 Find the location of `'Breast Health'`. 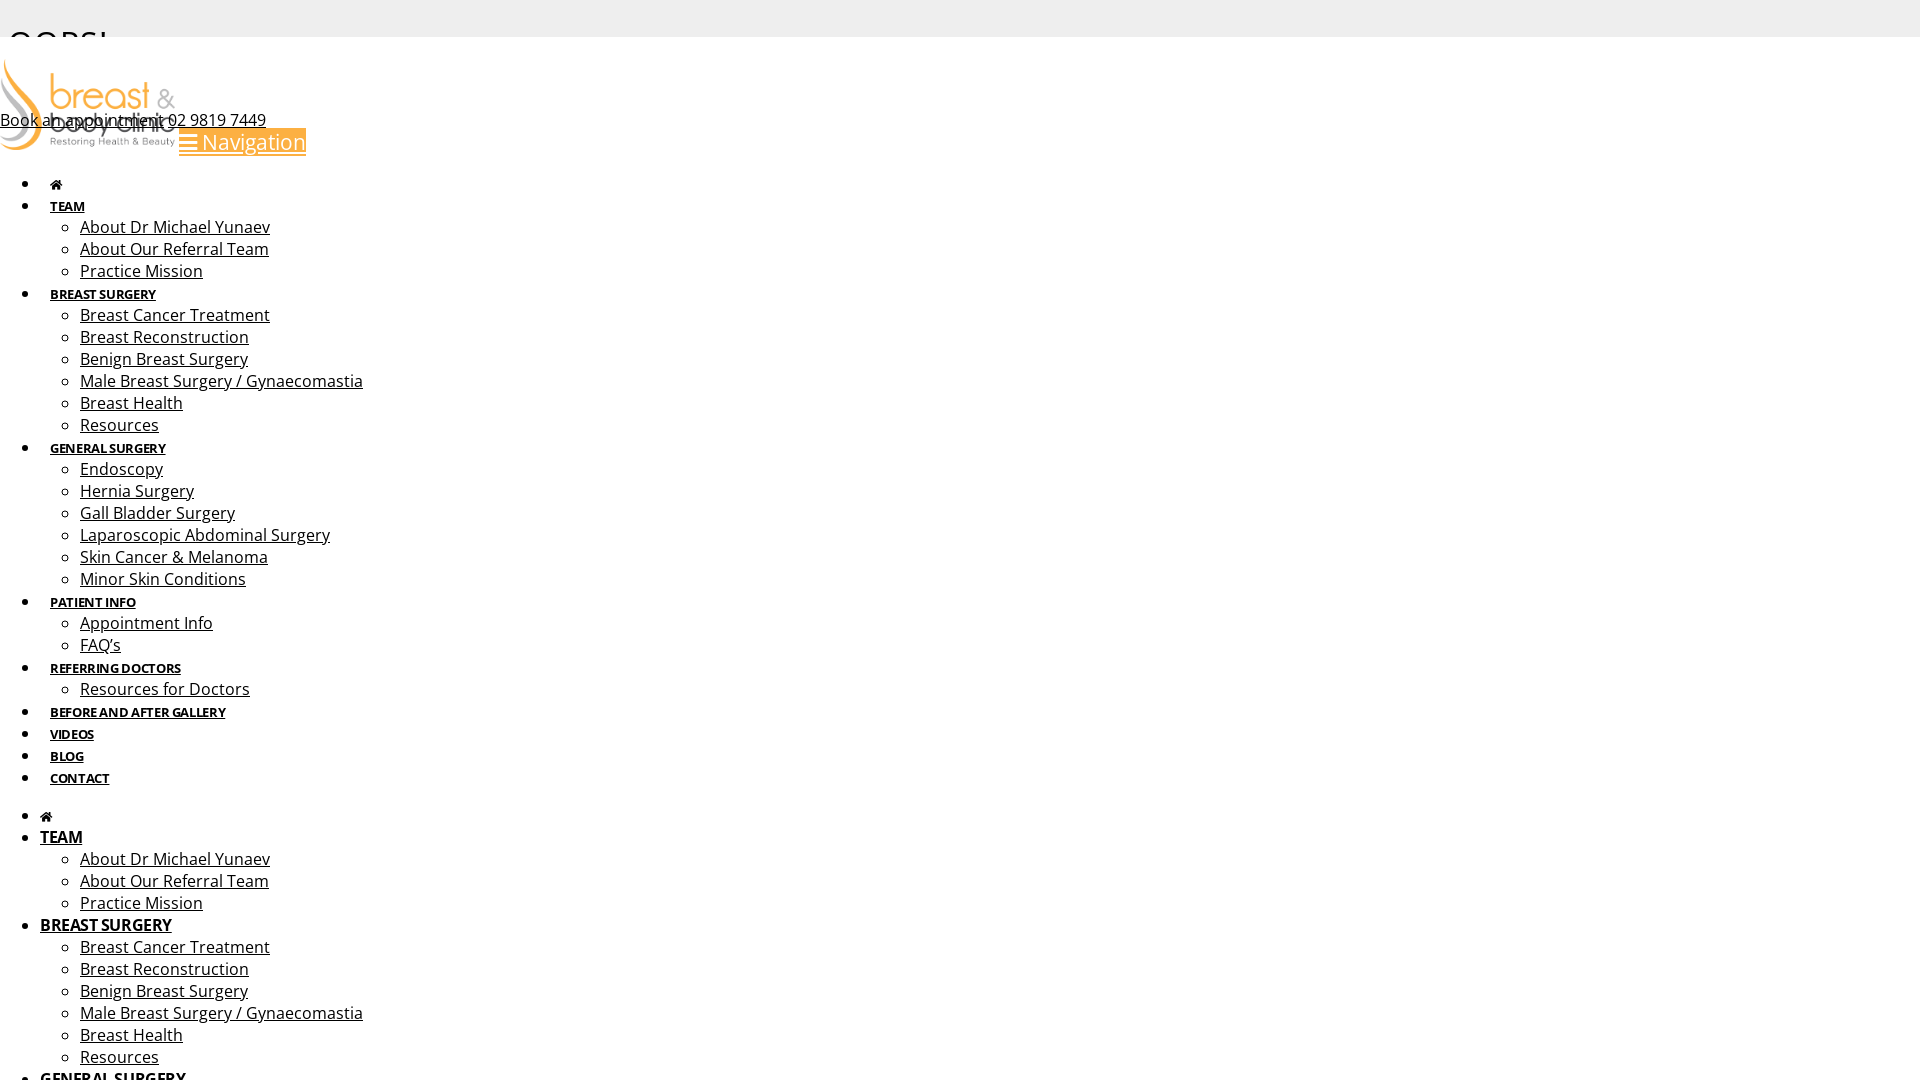

'Breast Health' is located at coordinates (130, 1034).